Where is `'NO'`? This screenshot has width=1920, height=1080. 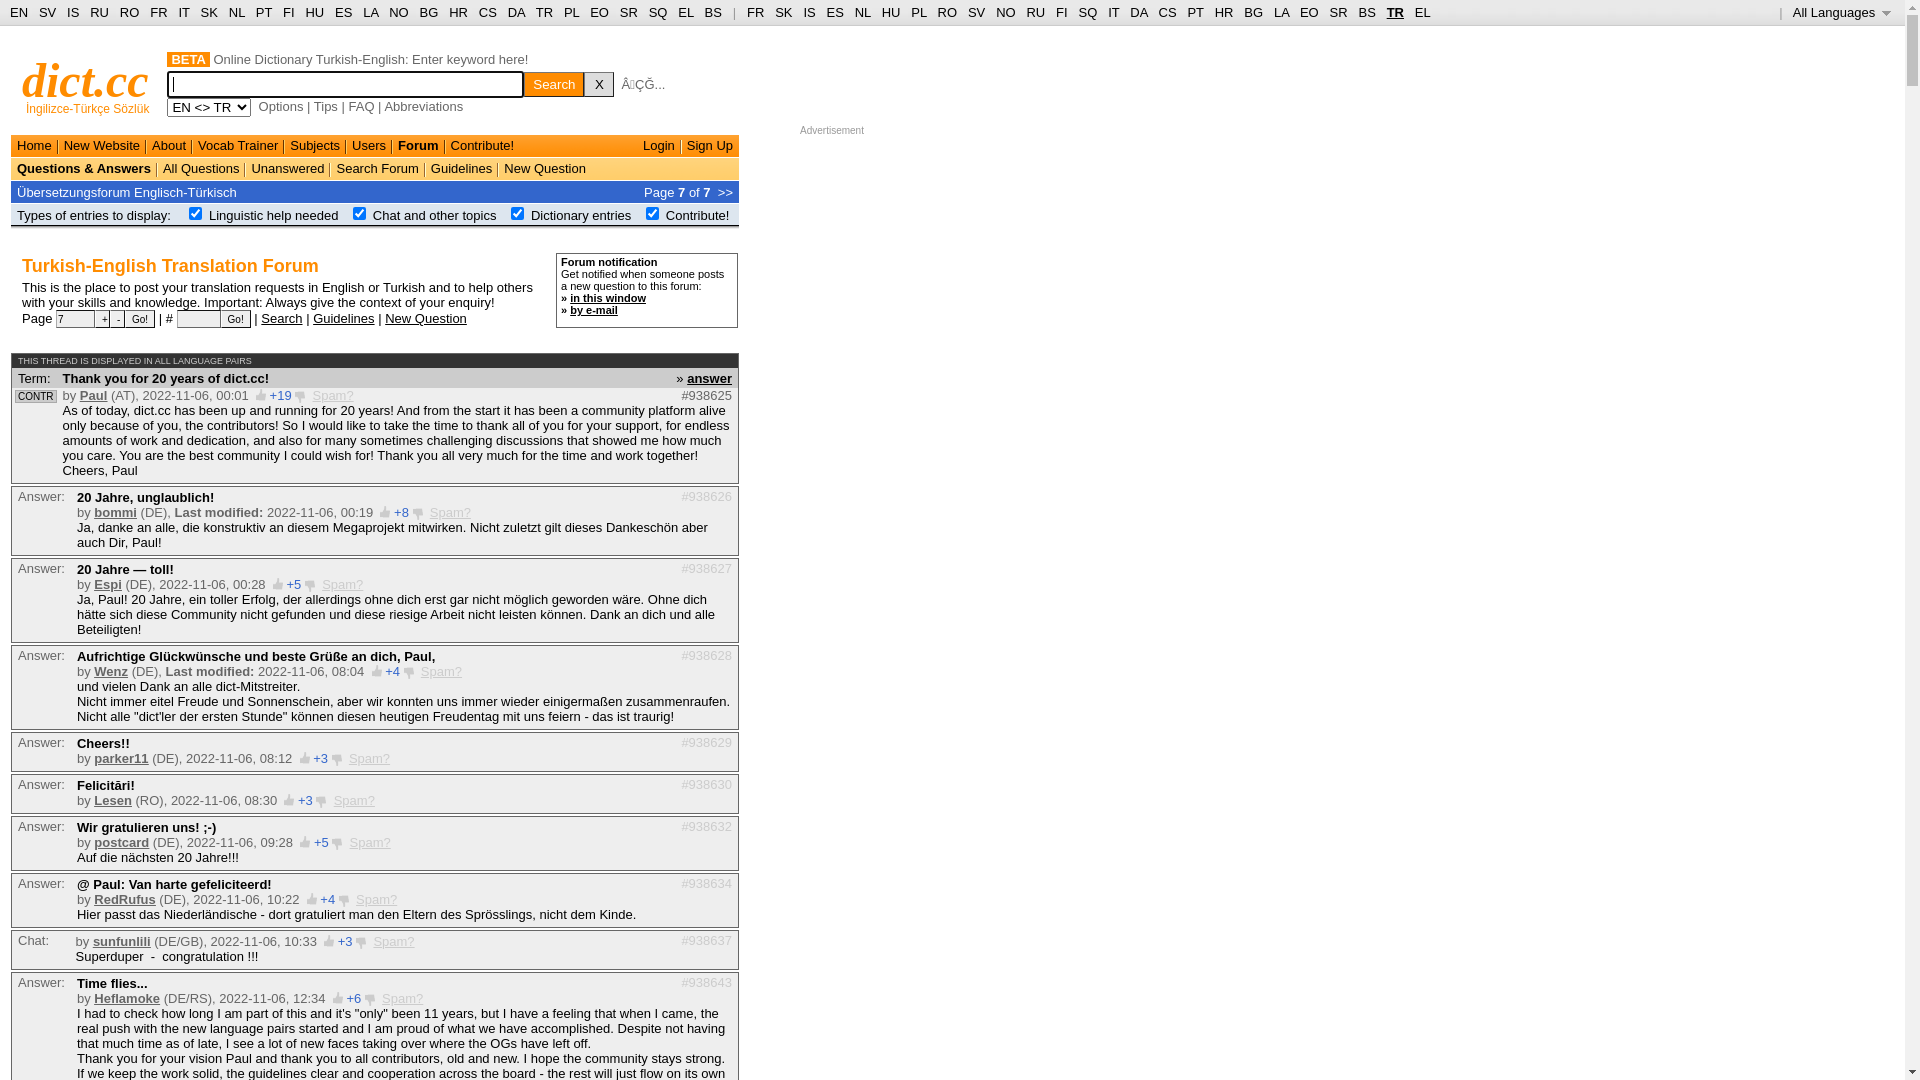
'NO' is located at coordinates (1006, 12).